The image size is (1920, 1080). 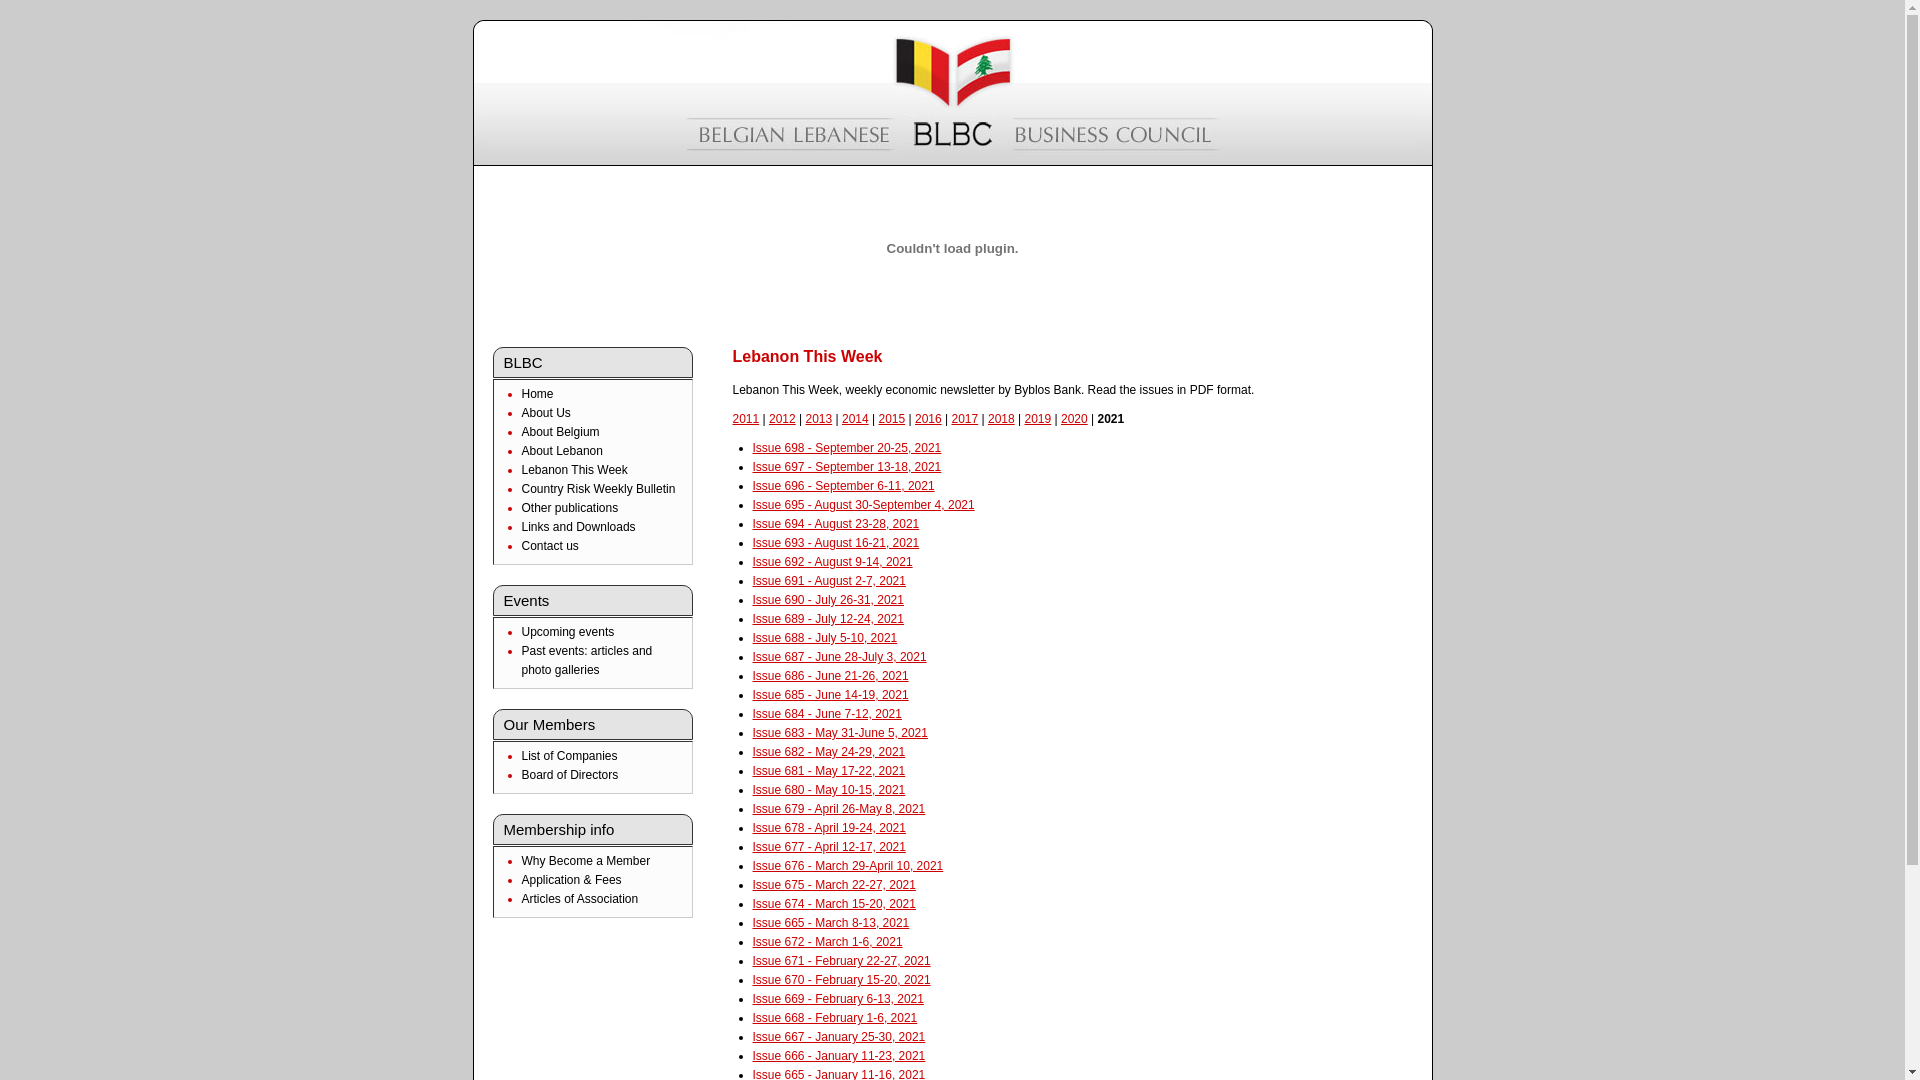 I want to click on '2019', so click(x=1037, y=418).